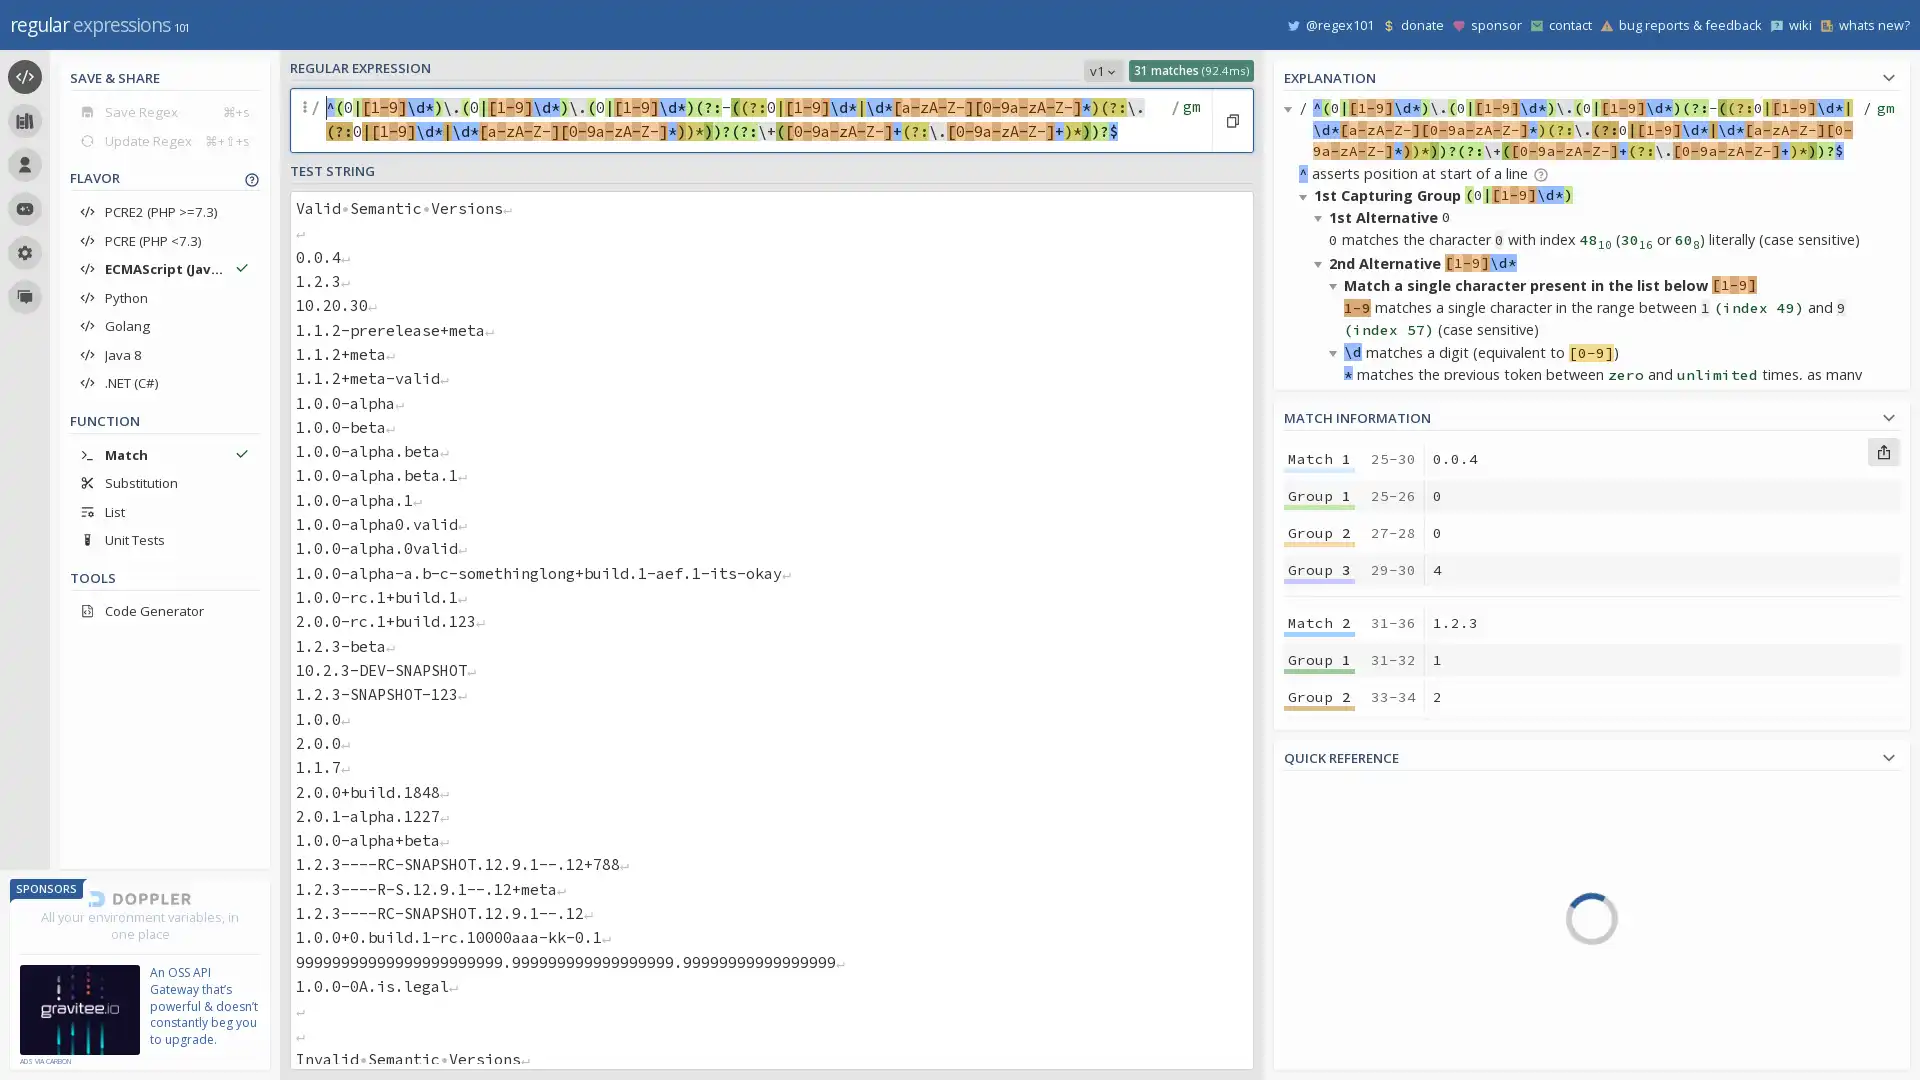 The image size is (1920, 1080). What do you see at coordinates (1319, 897) in the screenshot?
I see `Group 3` at bounding box center [1319, 897].